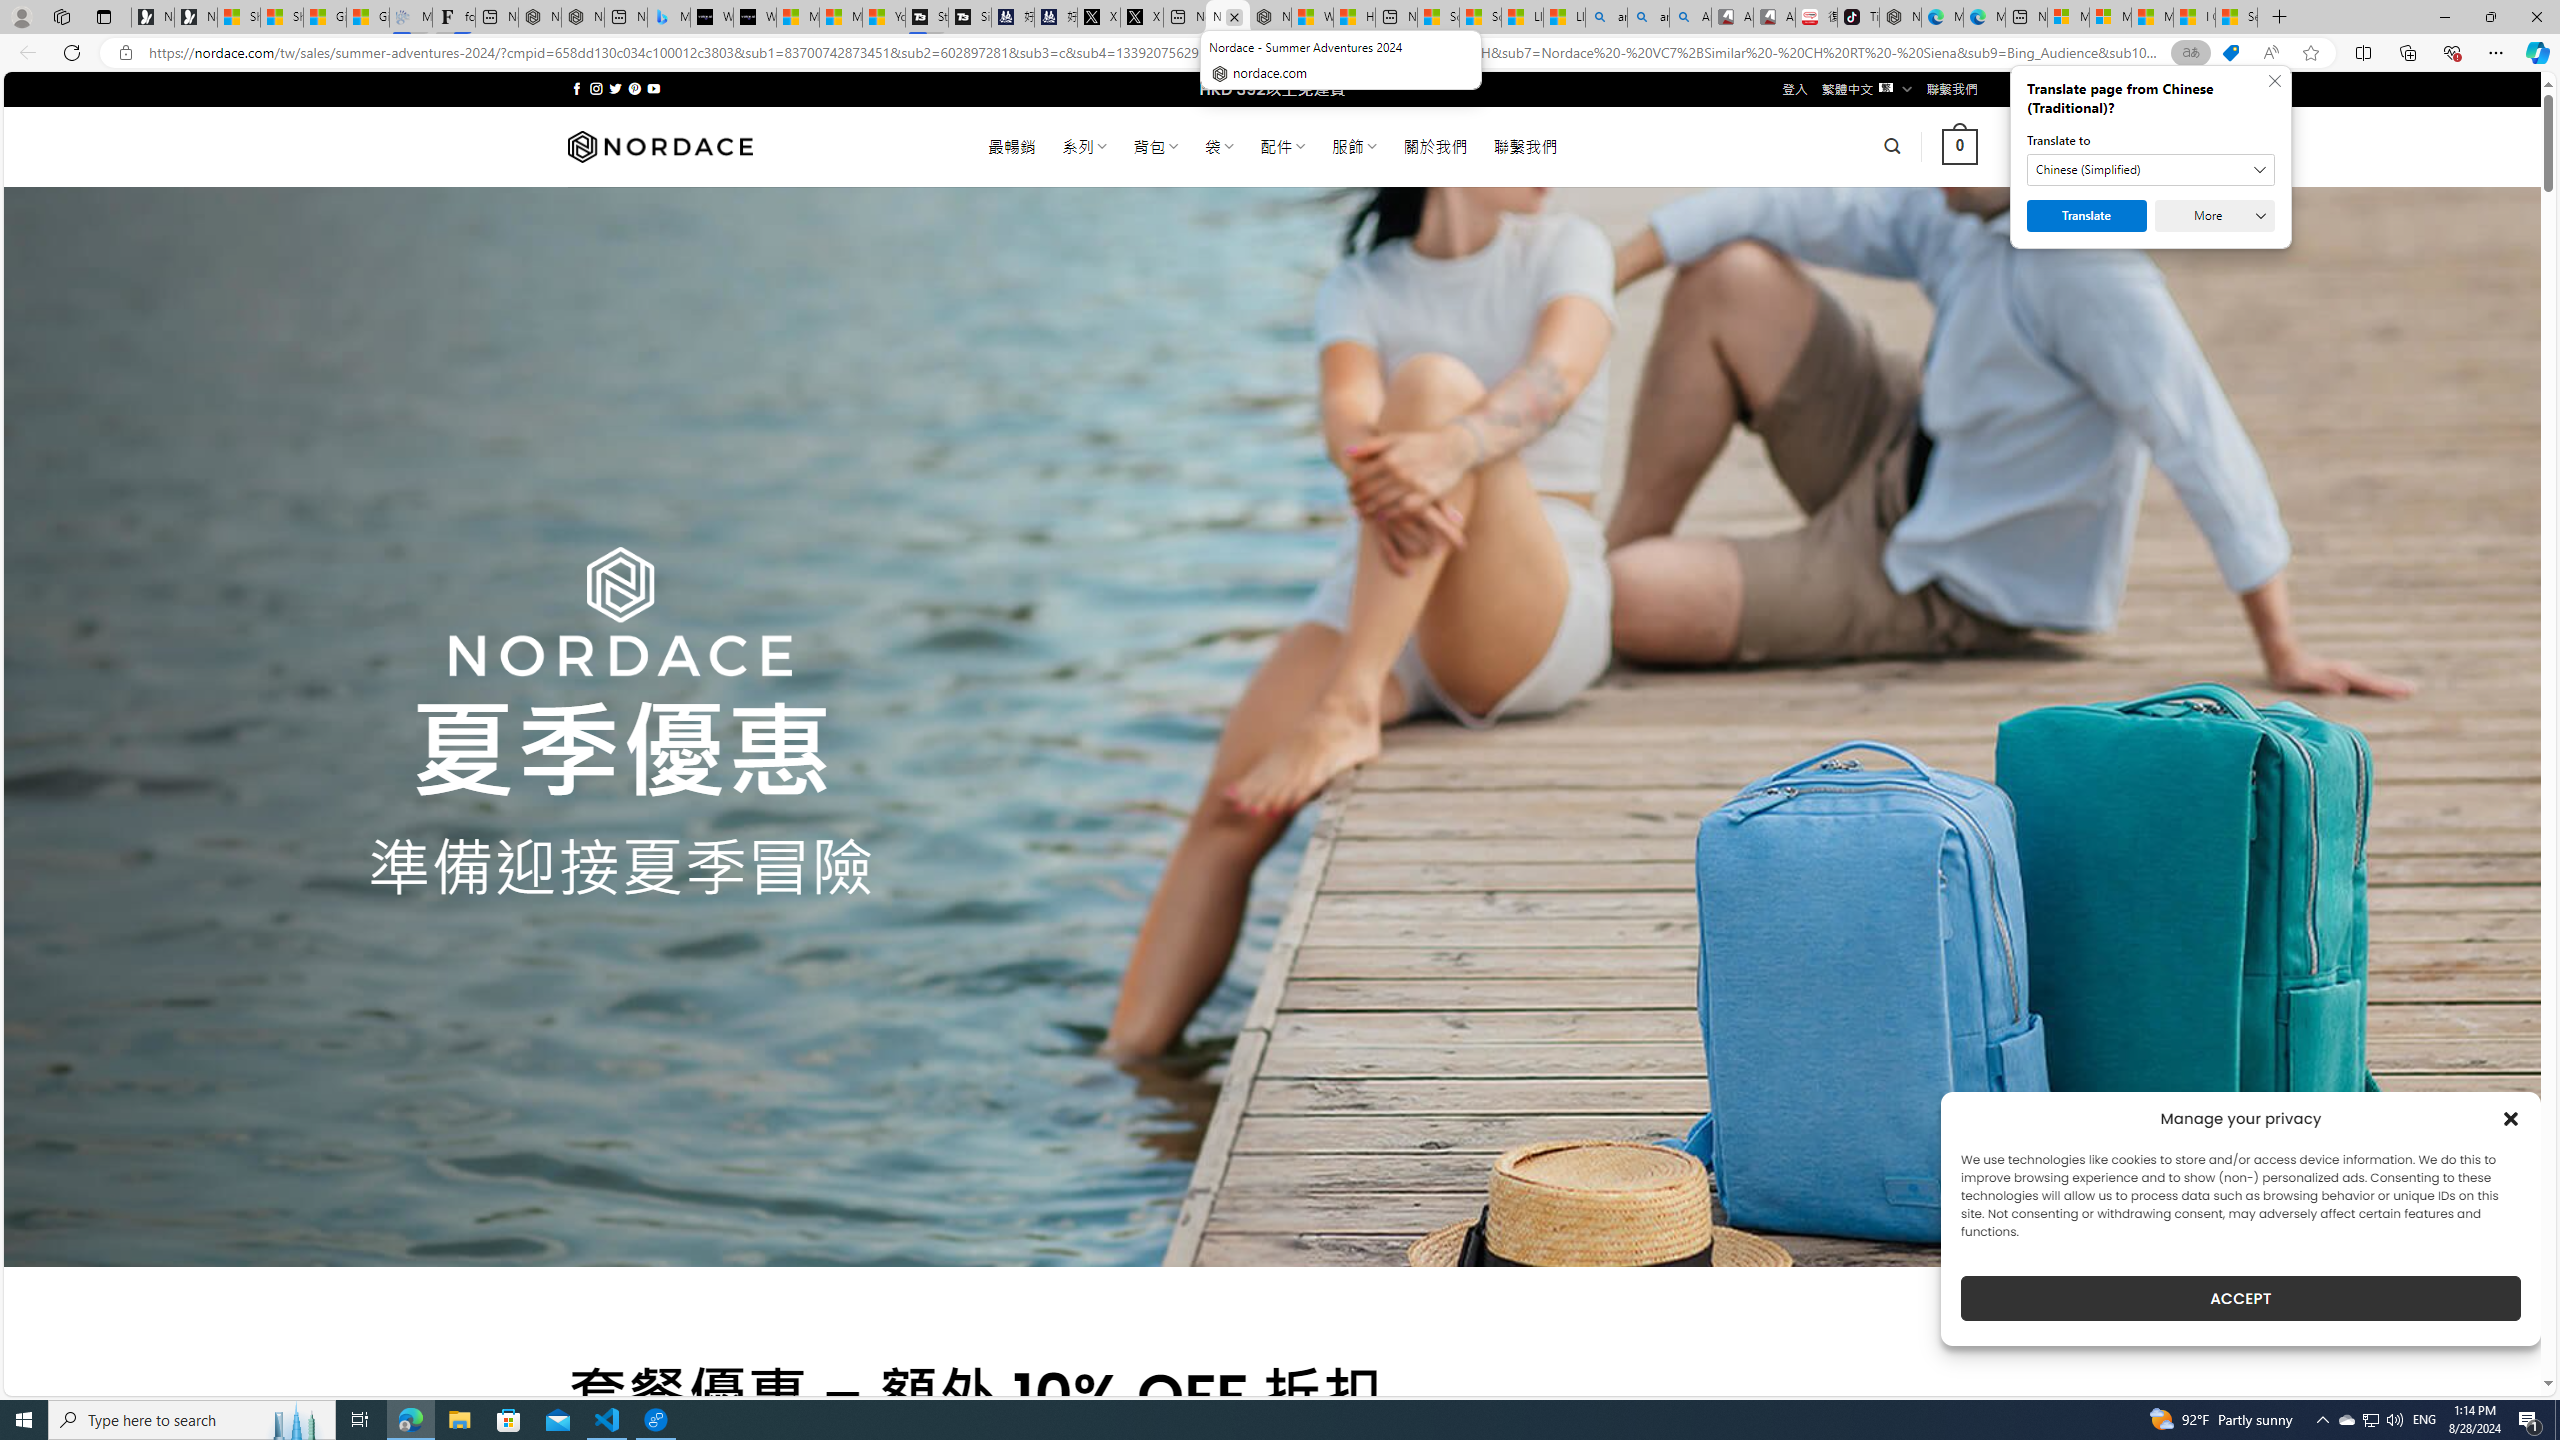 This screenshot has width=2560, height=1440. Describe the element at coordinates (2151, 168) in the screenshot. I see `'Translate to'` at that location.